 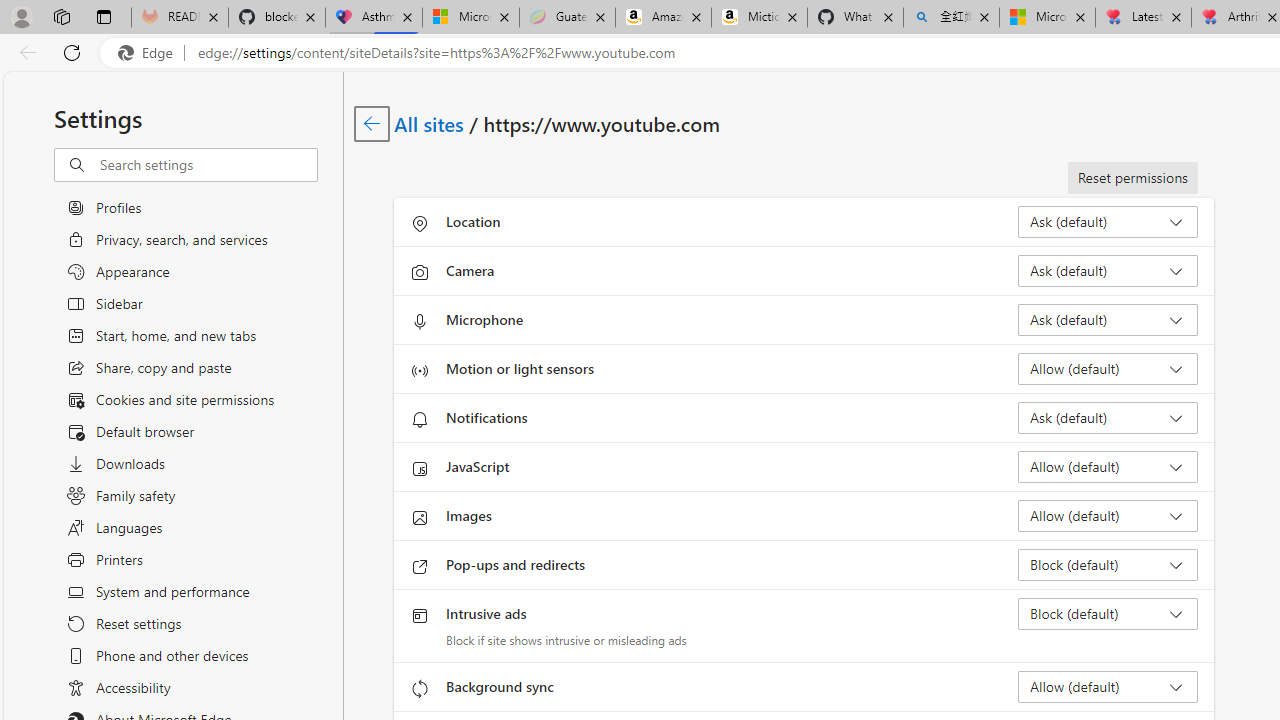 I want to click on 'Class: c01162', so click(x=371, y=123).